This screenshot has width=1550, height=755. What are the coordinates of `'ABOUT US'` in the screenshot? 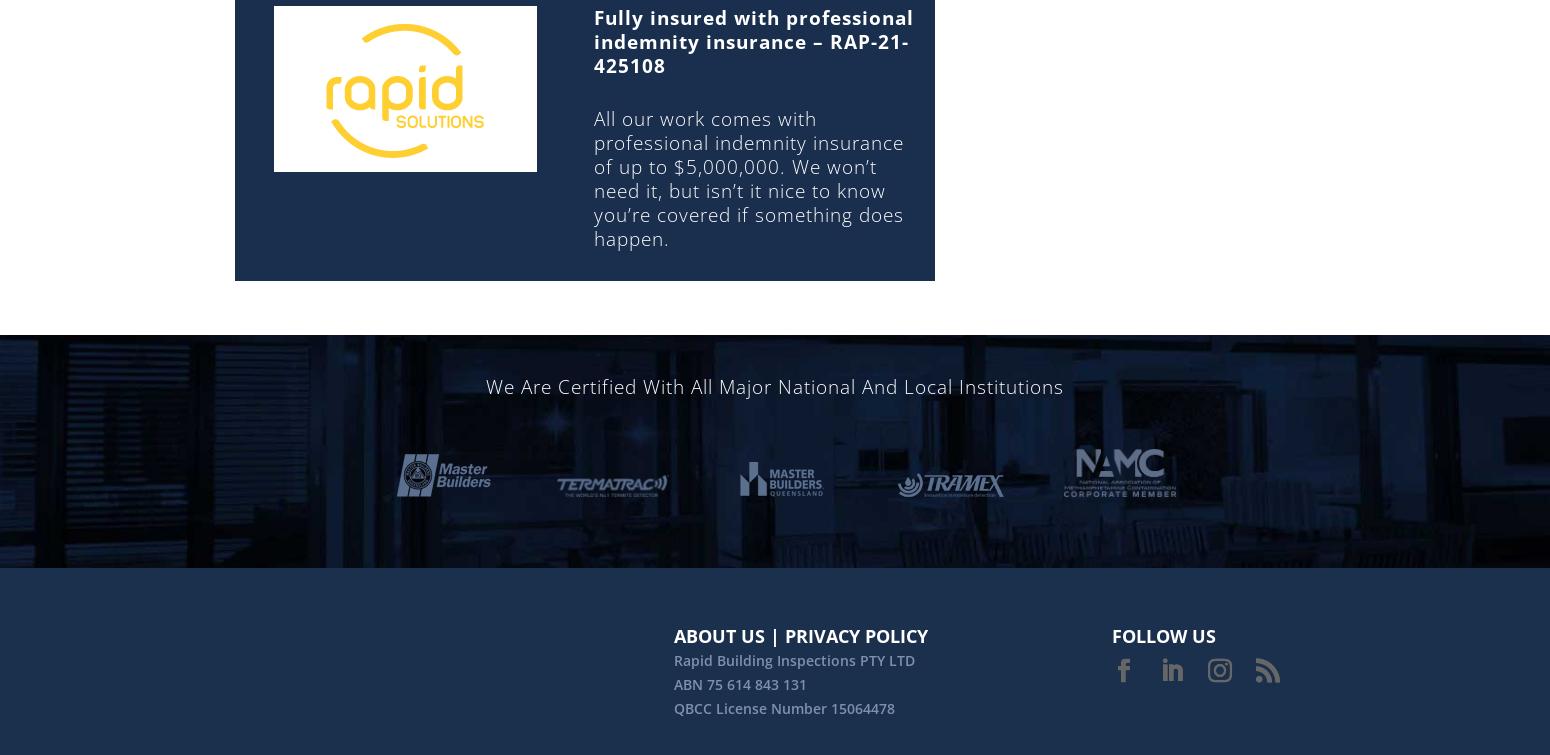 It's located at (719, 635).